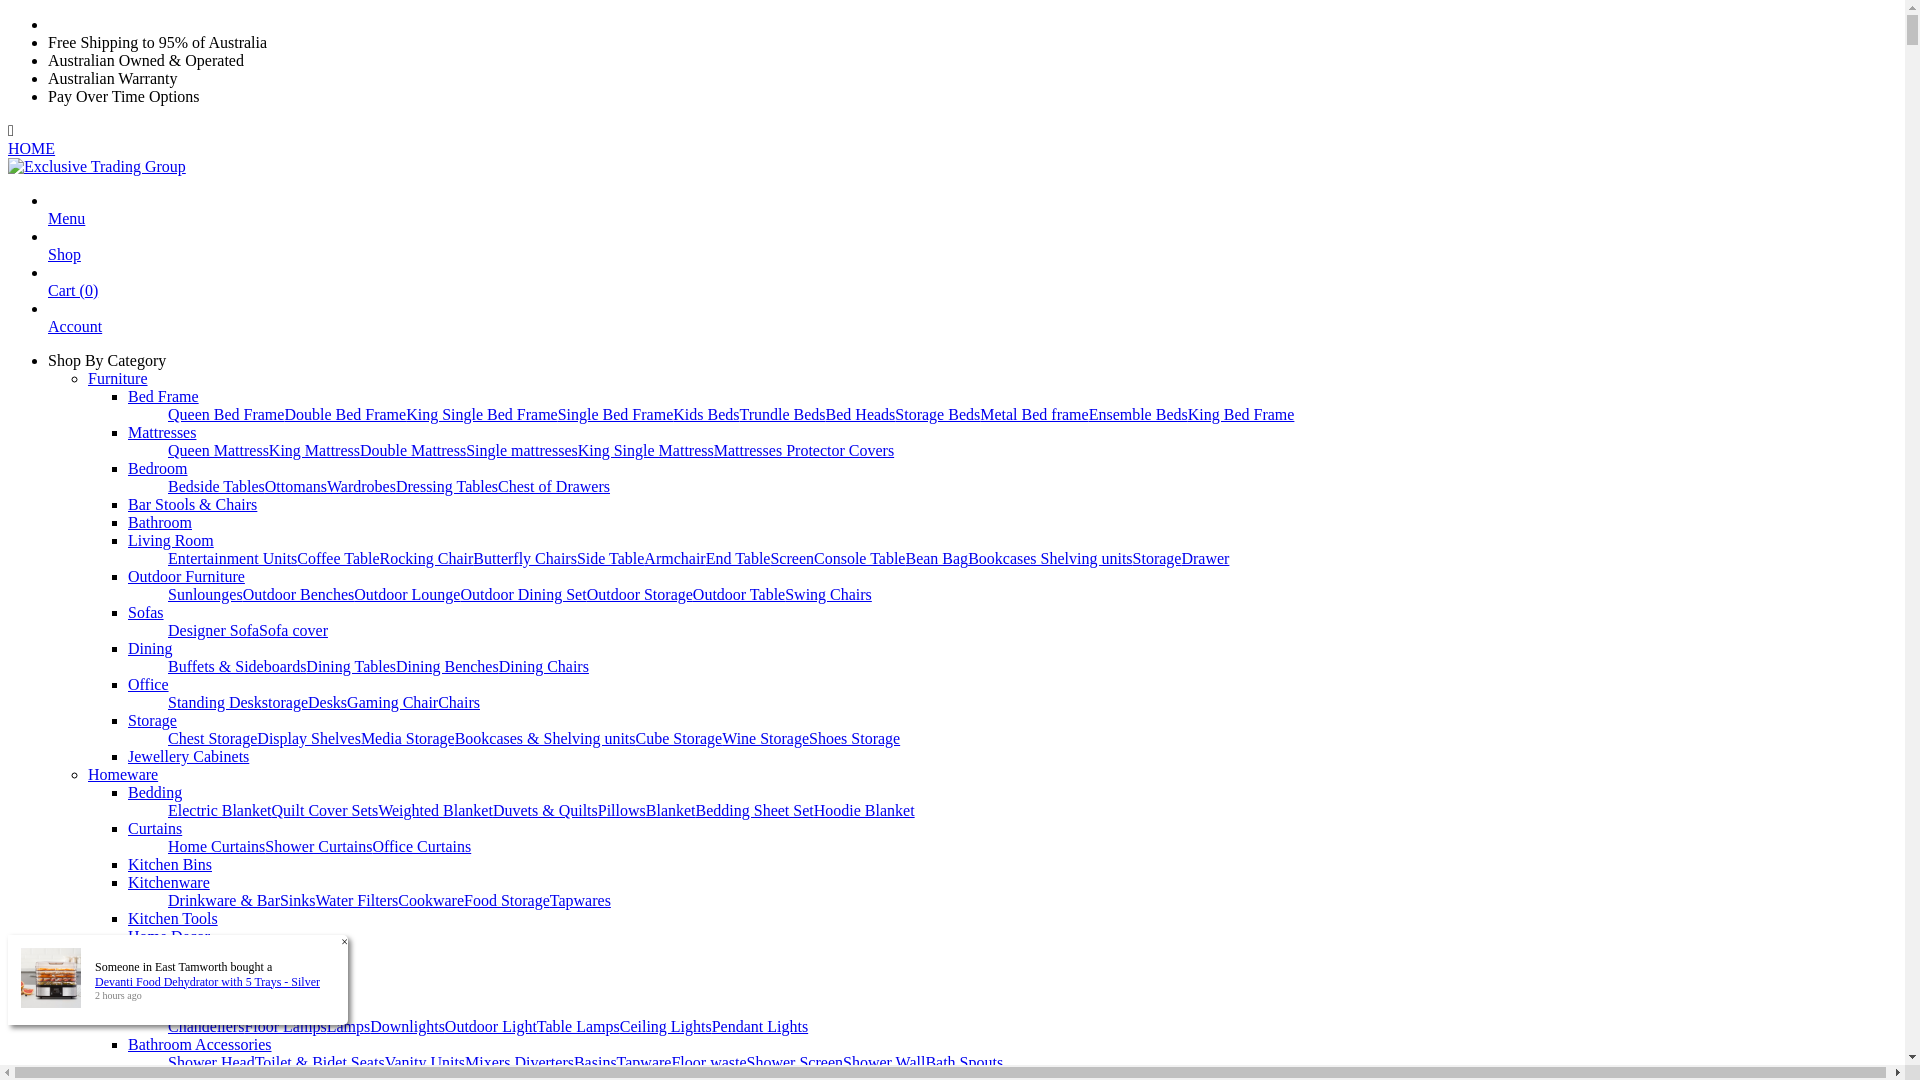  What do you see at coordinates (215, 701) in the screenshot?
I see `'Standing Desk'` at bounding box center [215, 701].